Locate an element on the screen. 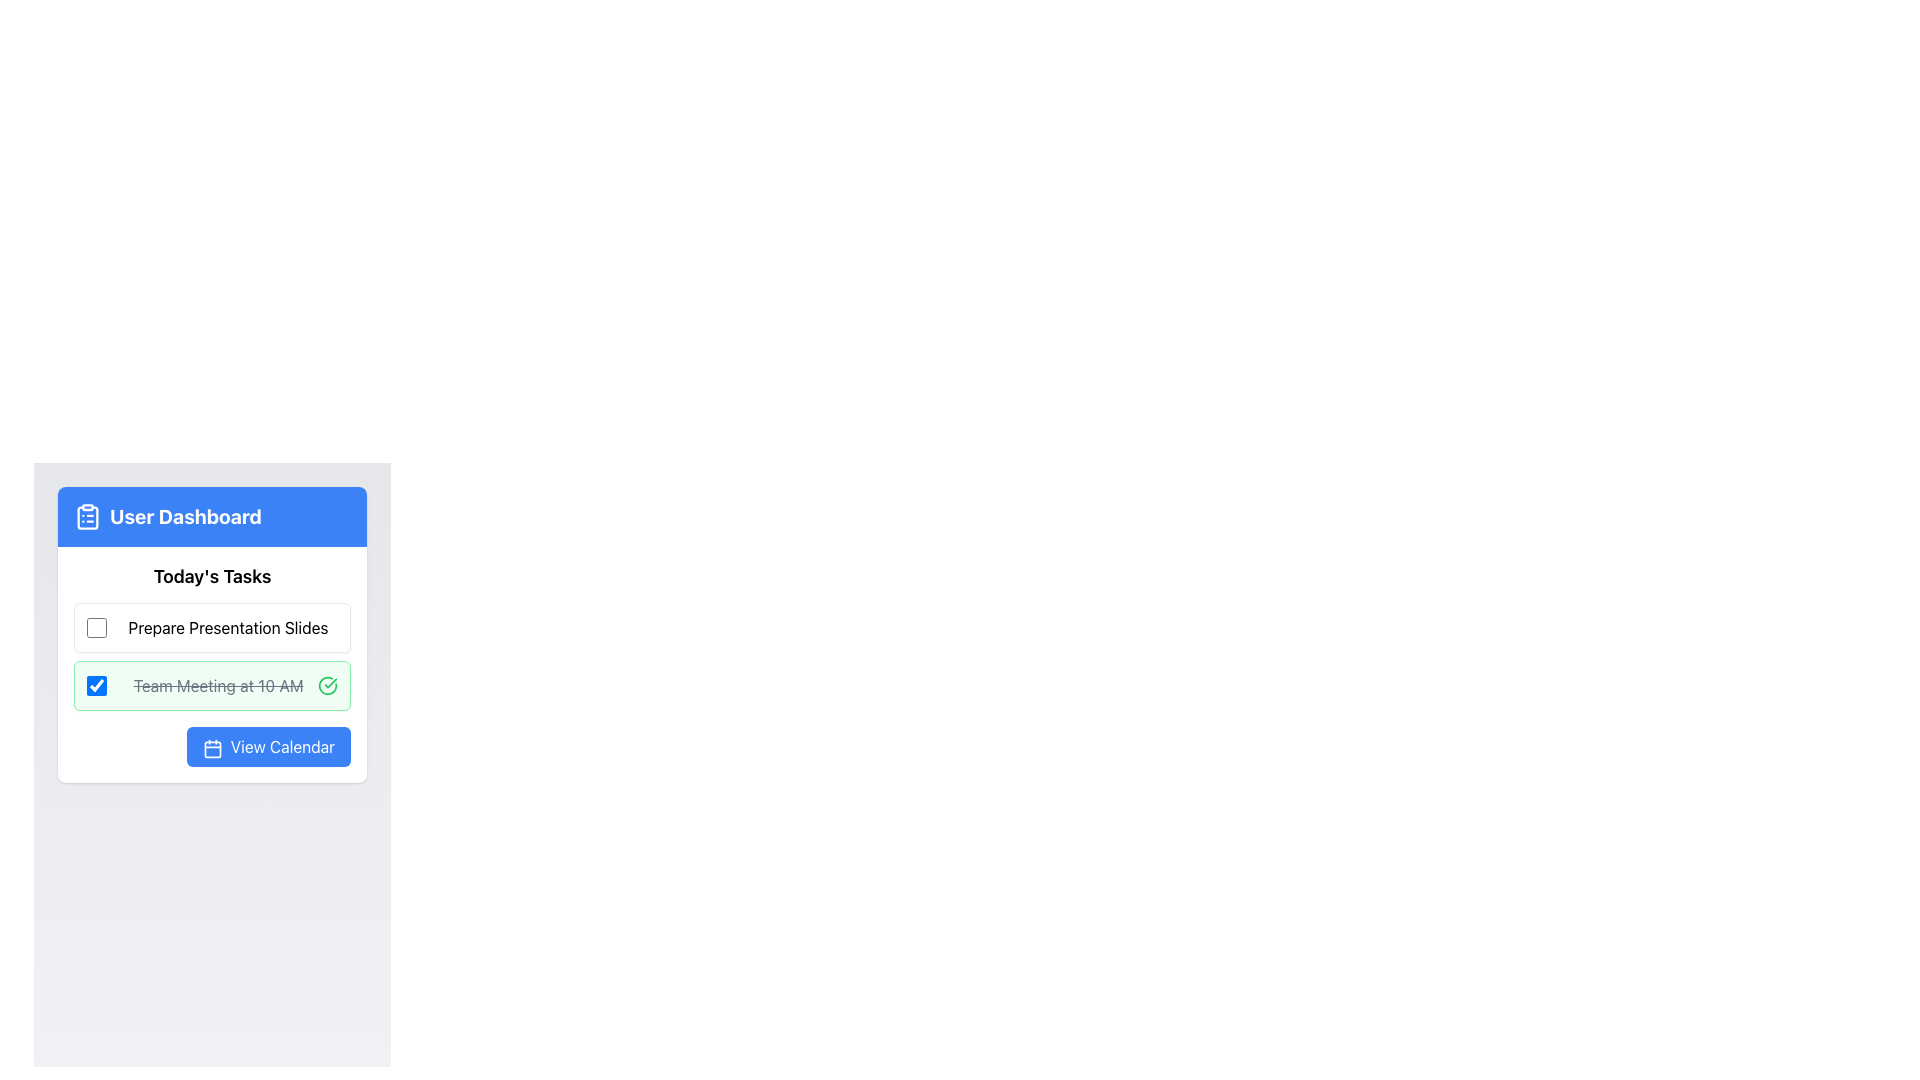 This screenshot has width=1920, height=1080. the 'View Calendar' button is located at coordinates (212, 747).